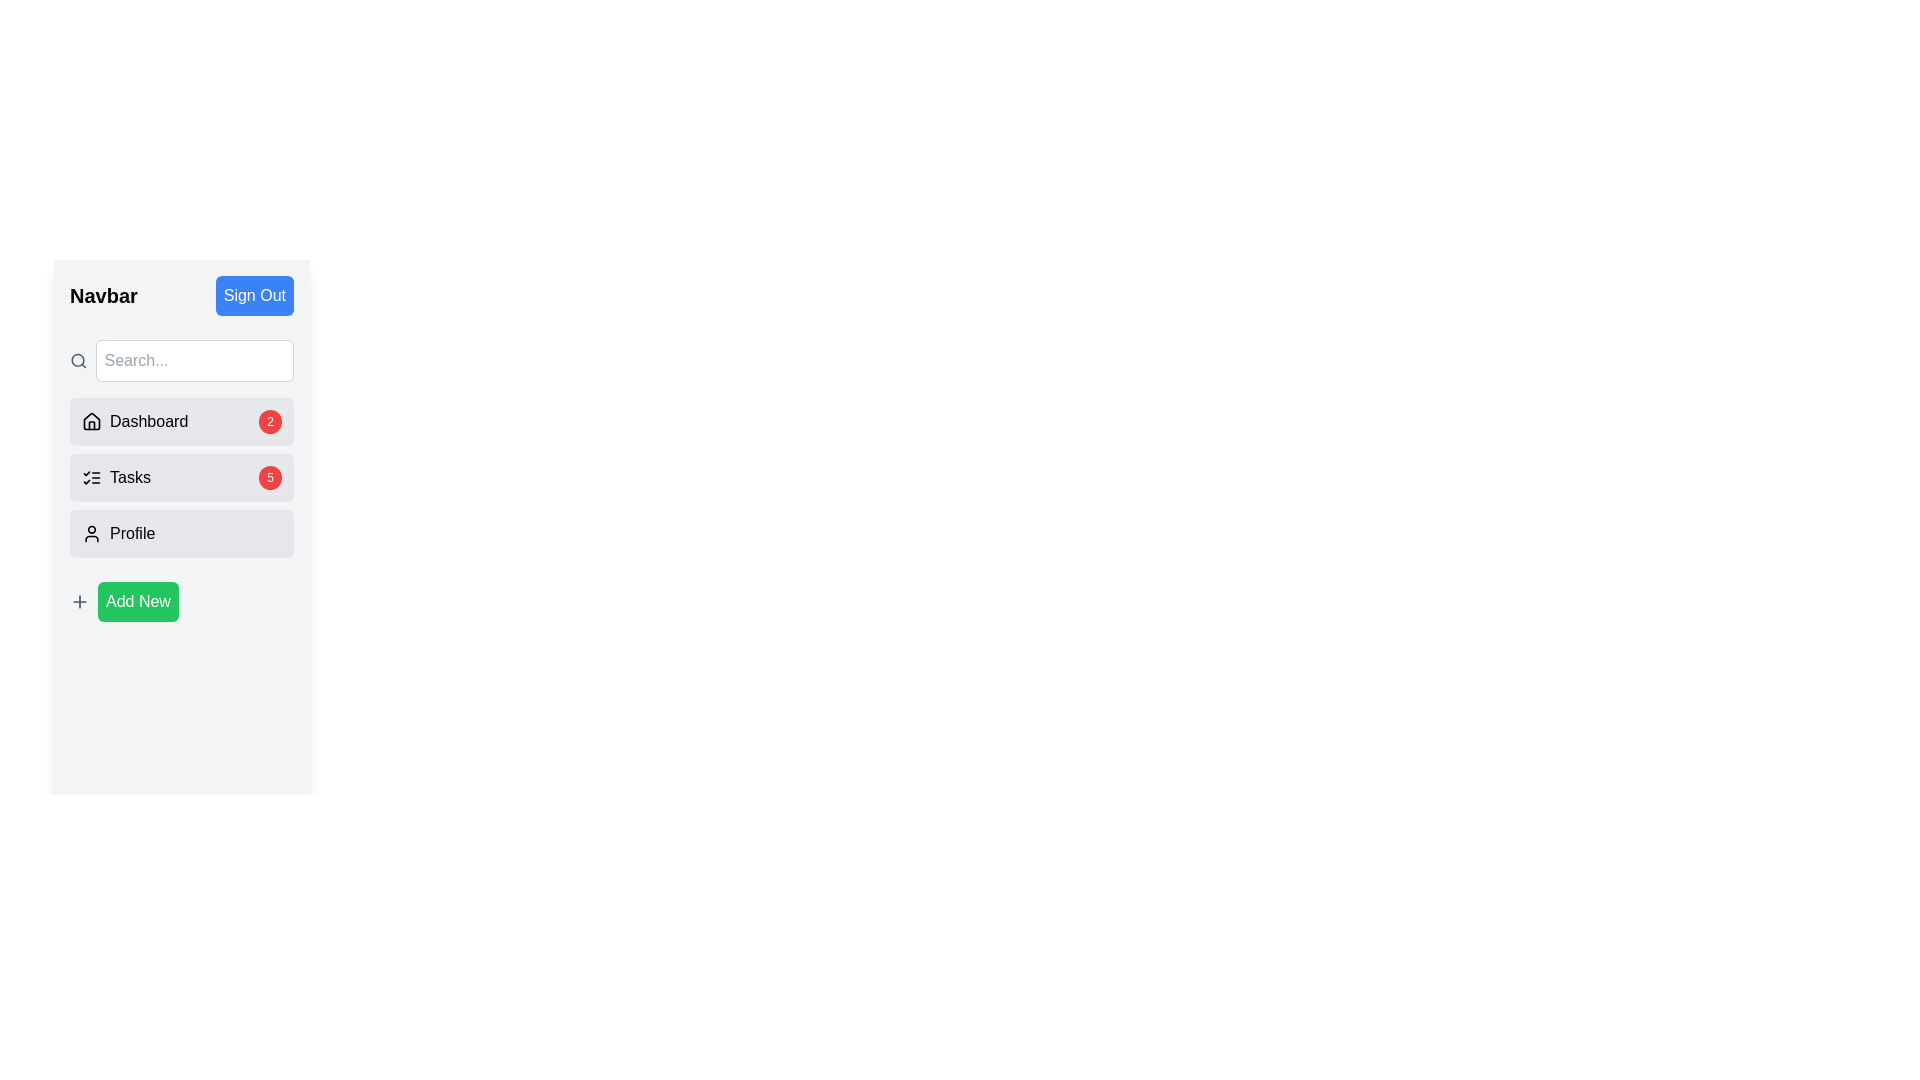 The width and height of the screenshot is (1920, 1080). I want to click on the 'Dashboard' button with icon and badge, which is the first item in the vertical list in the navigation panel, located below the search bar and above 'Tasks', so click(182, 420).